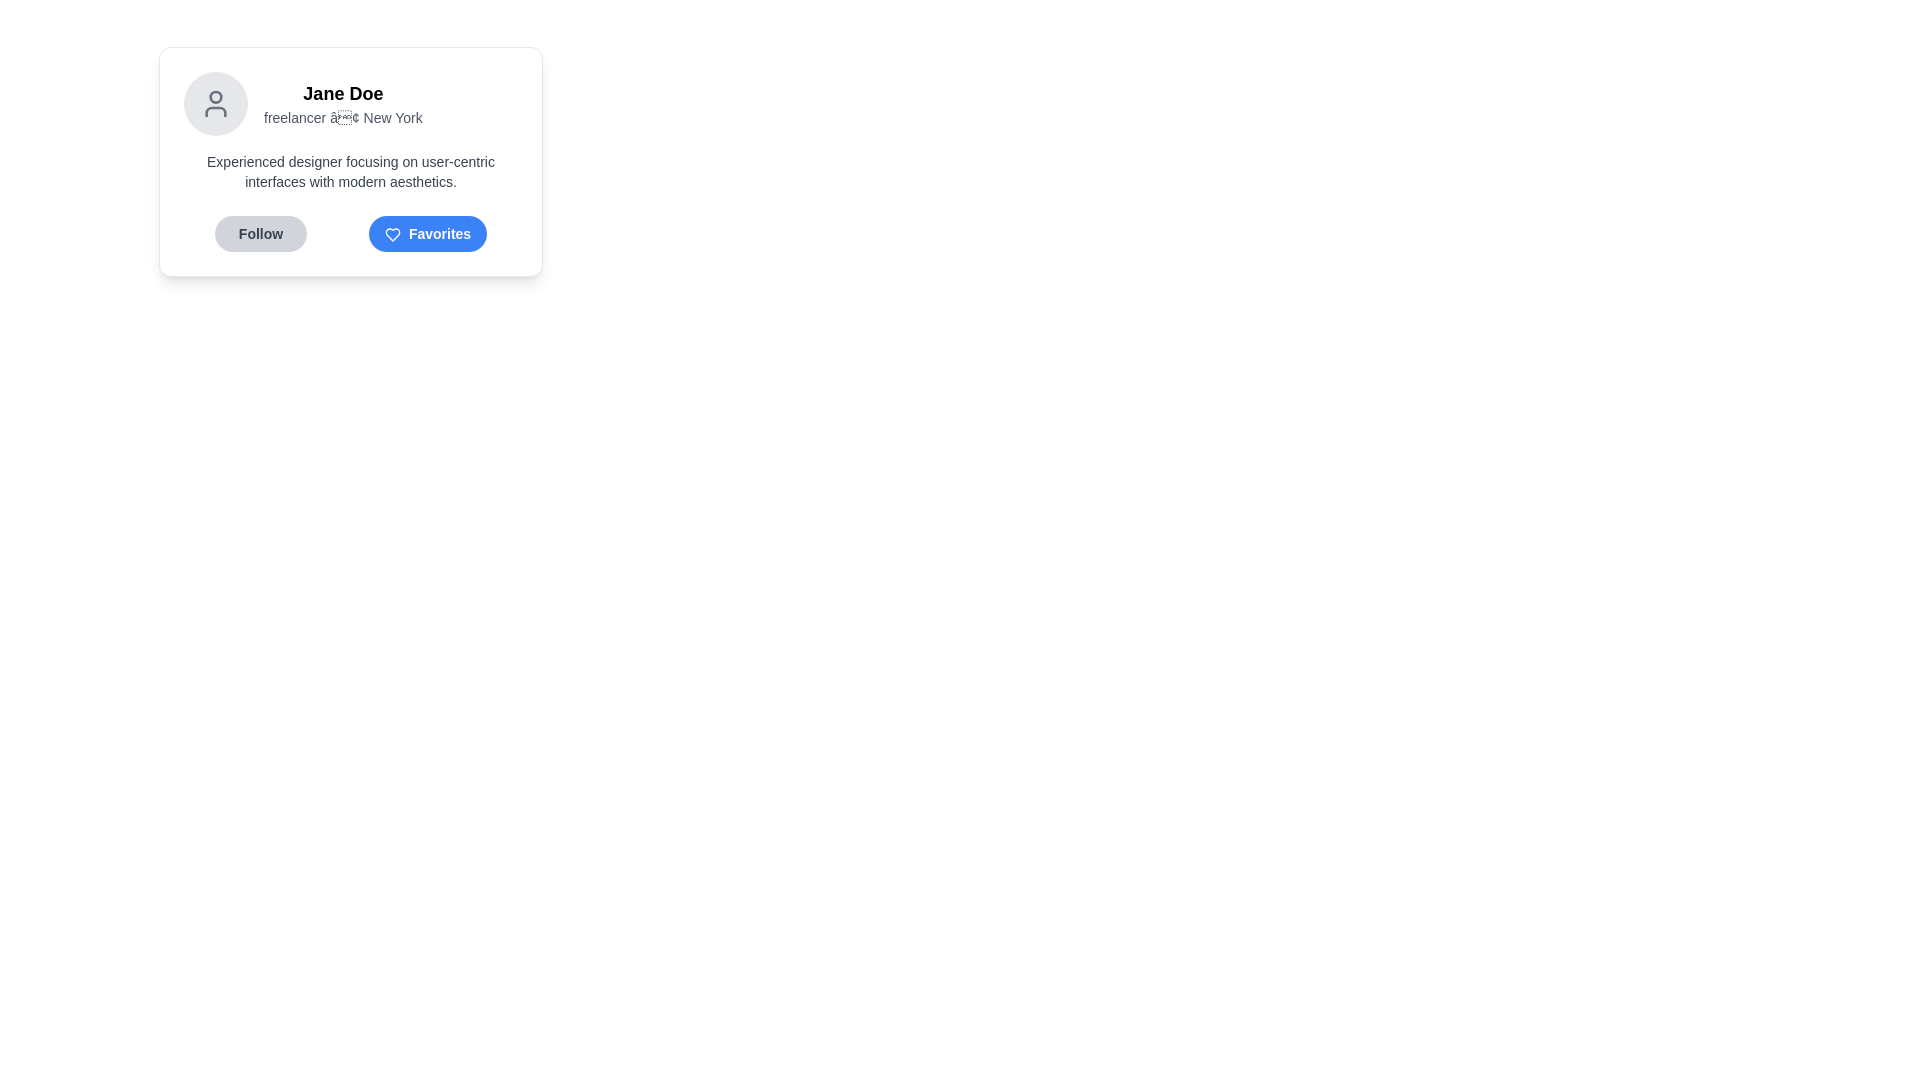 The width and height of the screenshot is (1920, 1080). I want to click on the Text Label element that reads 'Experienced designer focusing on user-centric interfaces with modern aesthetics.' which is located beneath the 'Jane Doe' header and above the buttons, so click(350, 171).